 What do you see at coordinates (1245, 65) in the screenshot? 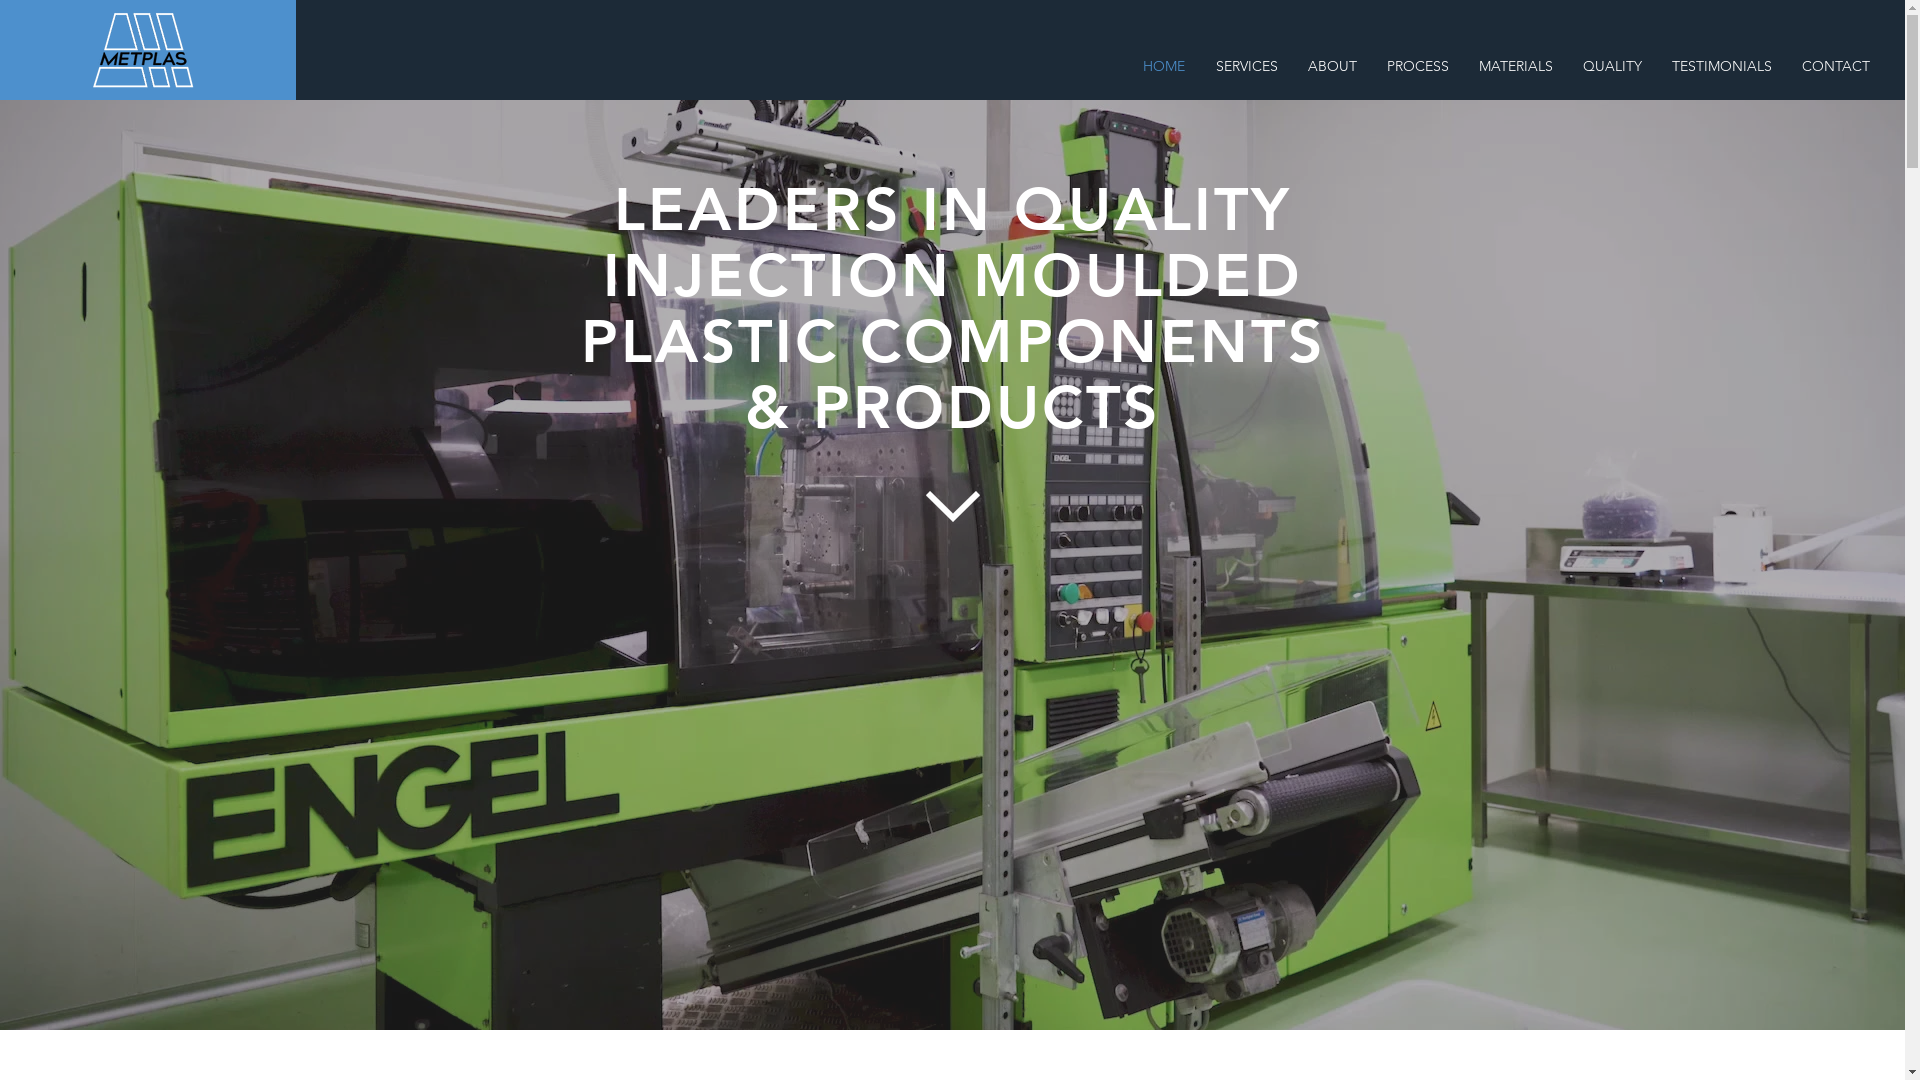
I see `'SERVICES'` at bounding box center [1245, 65].